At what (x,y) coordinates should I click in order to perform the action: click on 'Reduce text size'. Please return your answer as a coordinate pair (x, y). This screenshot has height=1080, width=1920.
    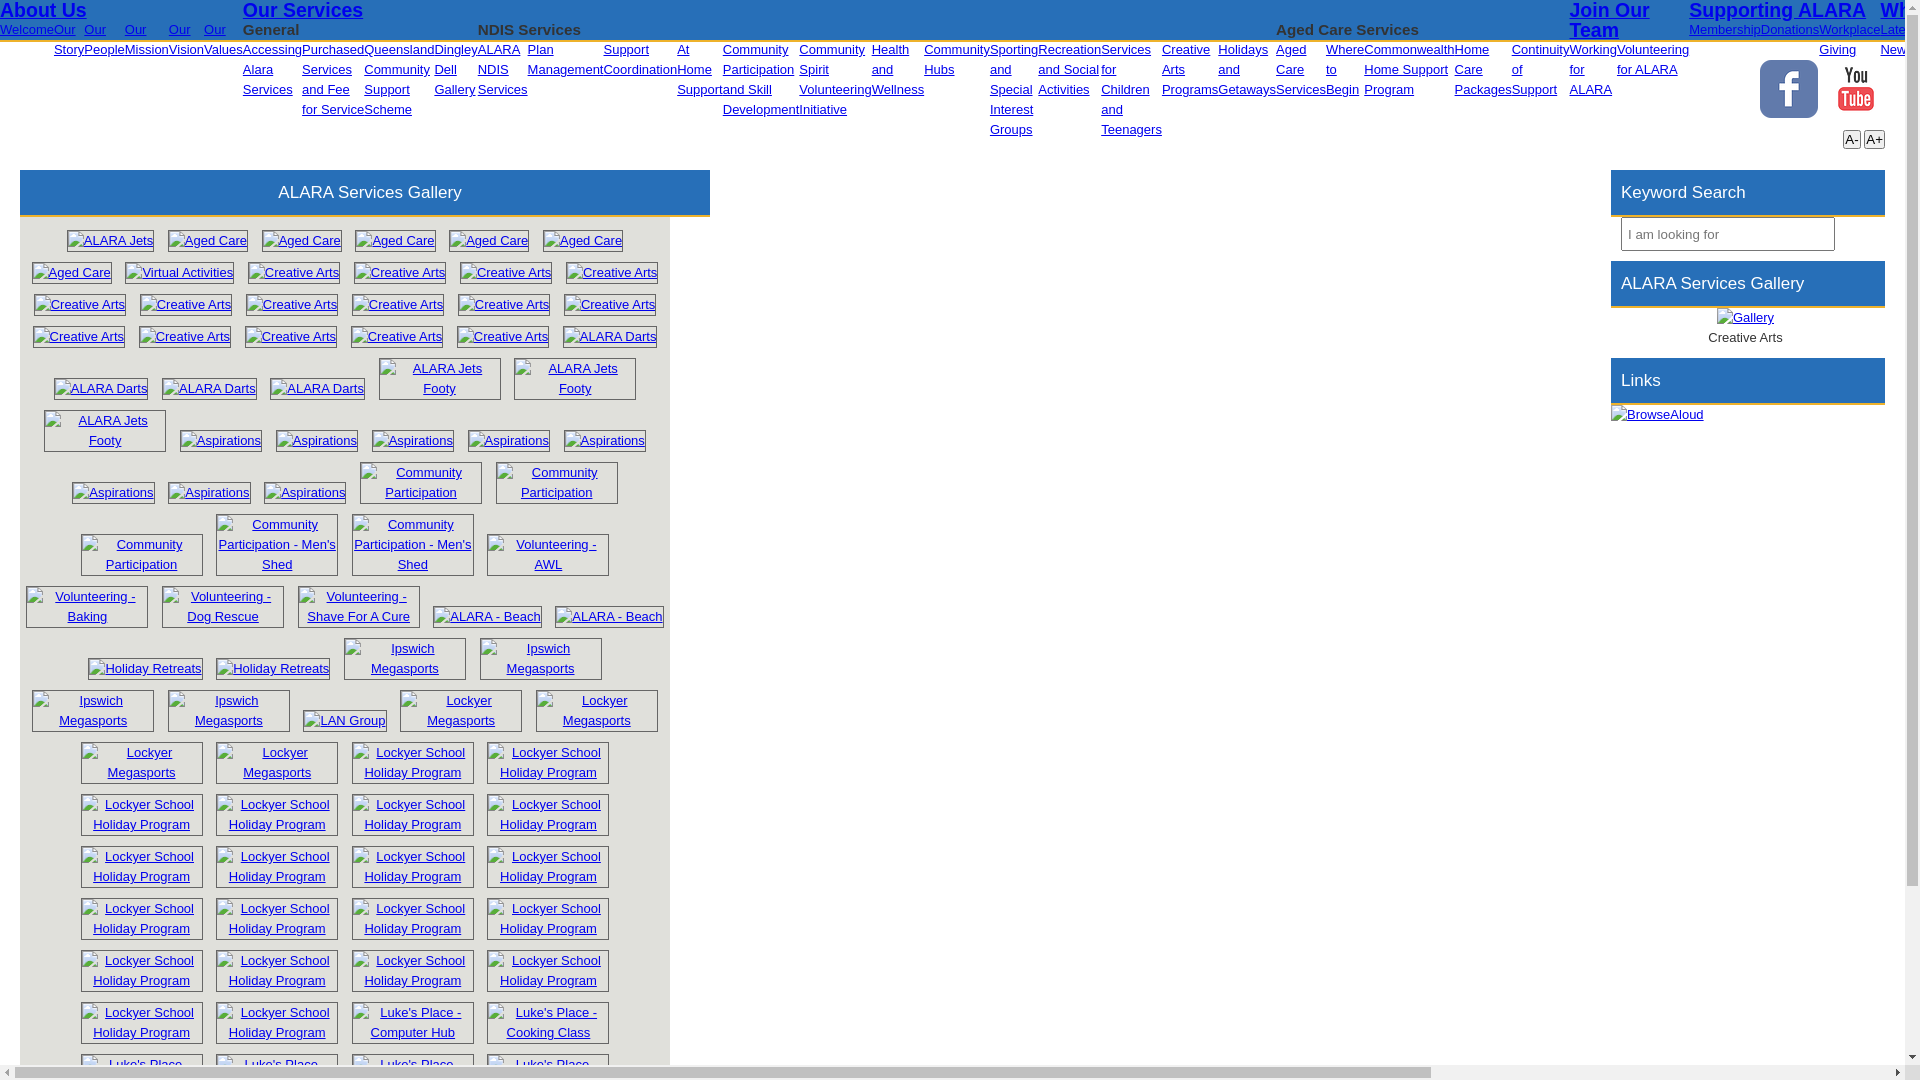
    Looking at the image, I should click on (1850, 138).